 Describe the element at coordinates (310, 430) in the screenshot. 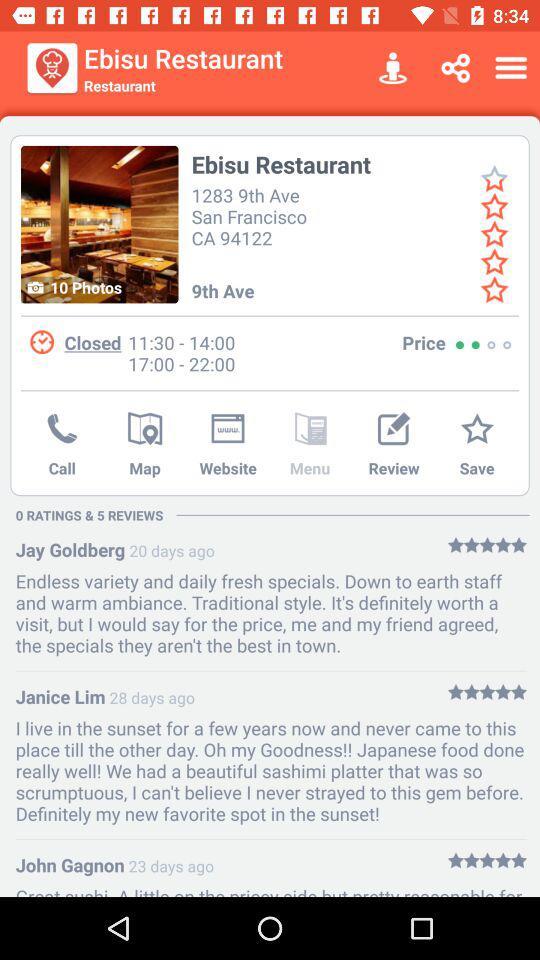

I see `item above menu icon` at that location.